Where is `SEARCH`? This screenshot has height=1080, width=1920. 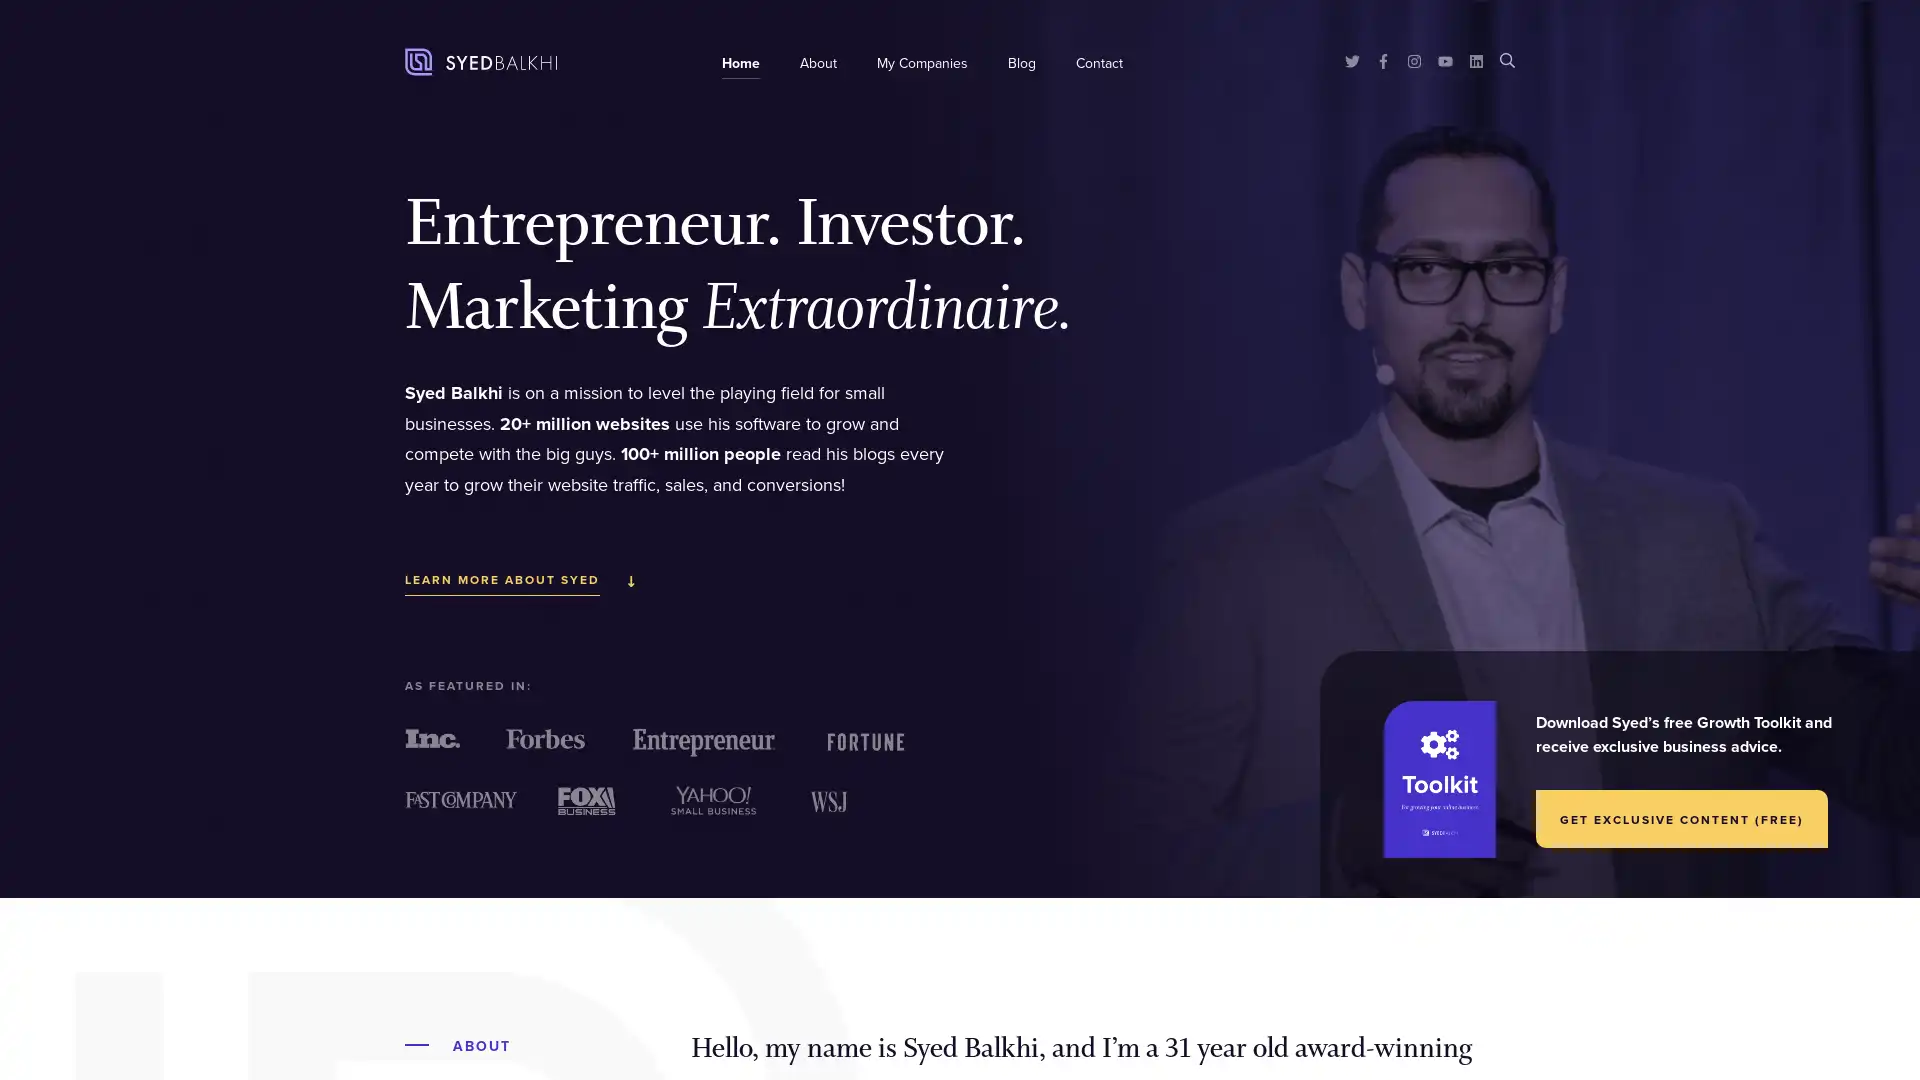
SEARCH is located at coordinates (1507, 58).